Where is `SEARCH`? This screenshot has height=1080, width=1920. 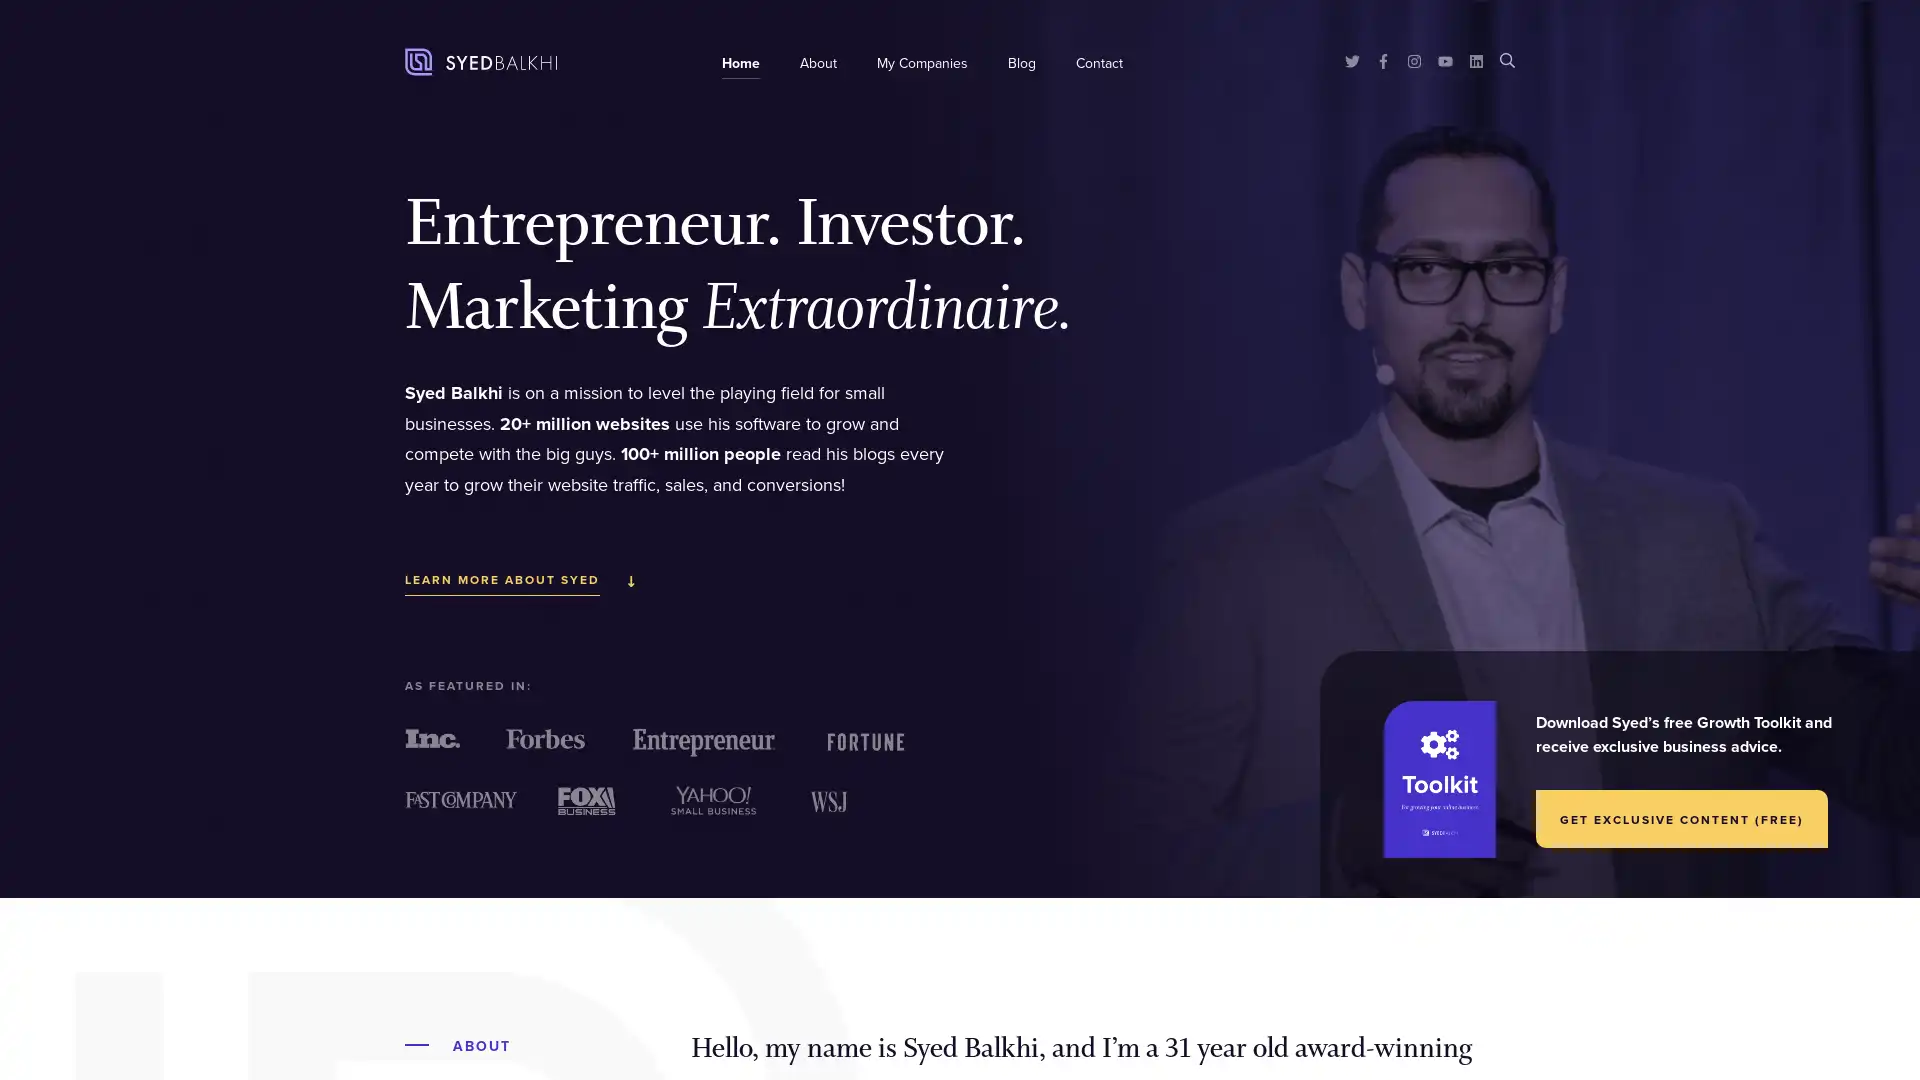
SEARCH is located at coordinates (1507, 58).